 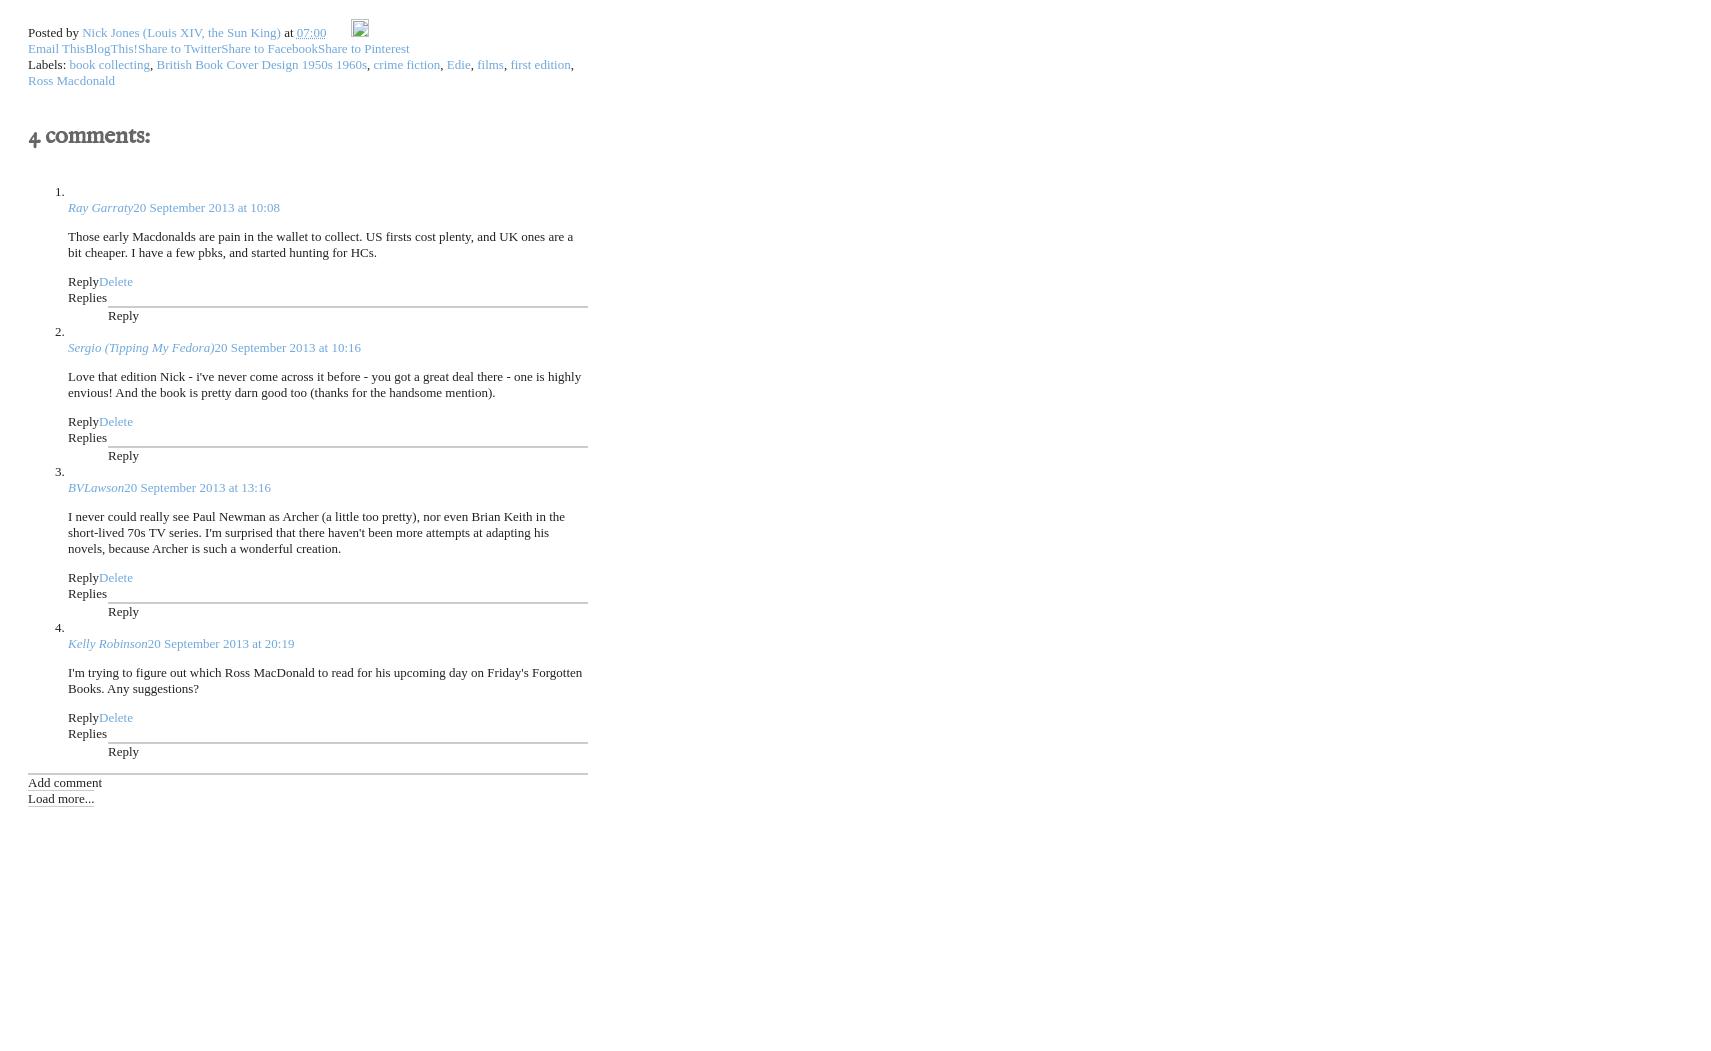 I want to click on 'Ross Macdonald', so click(x=70, y=78).